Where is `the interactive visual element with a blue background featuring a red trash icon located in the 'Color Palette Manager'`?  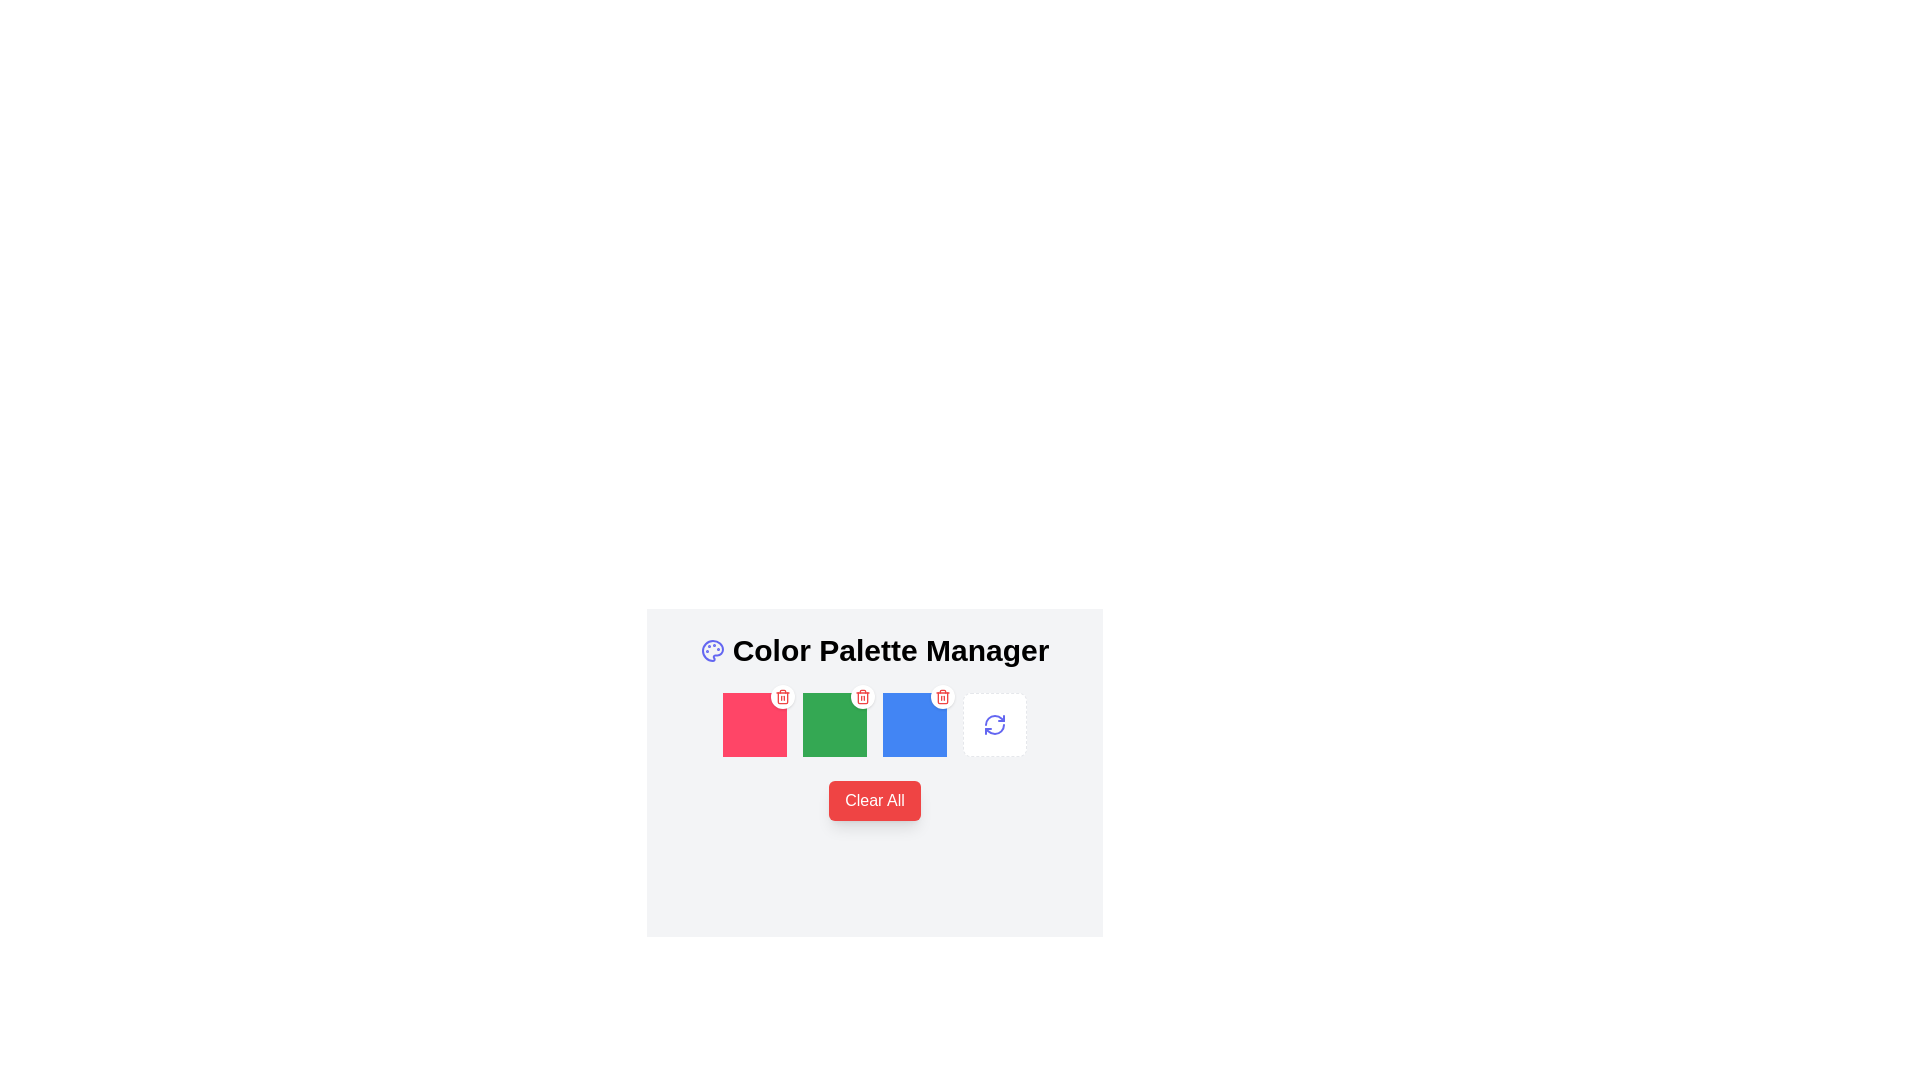
the interactive visual element with a blue background featuring a red trash icon located in the 'Color Palette Manager' is located at coordinates (914, 725).